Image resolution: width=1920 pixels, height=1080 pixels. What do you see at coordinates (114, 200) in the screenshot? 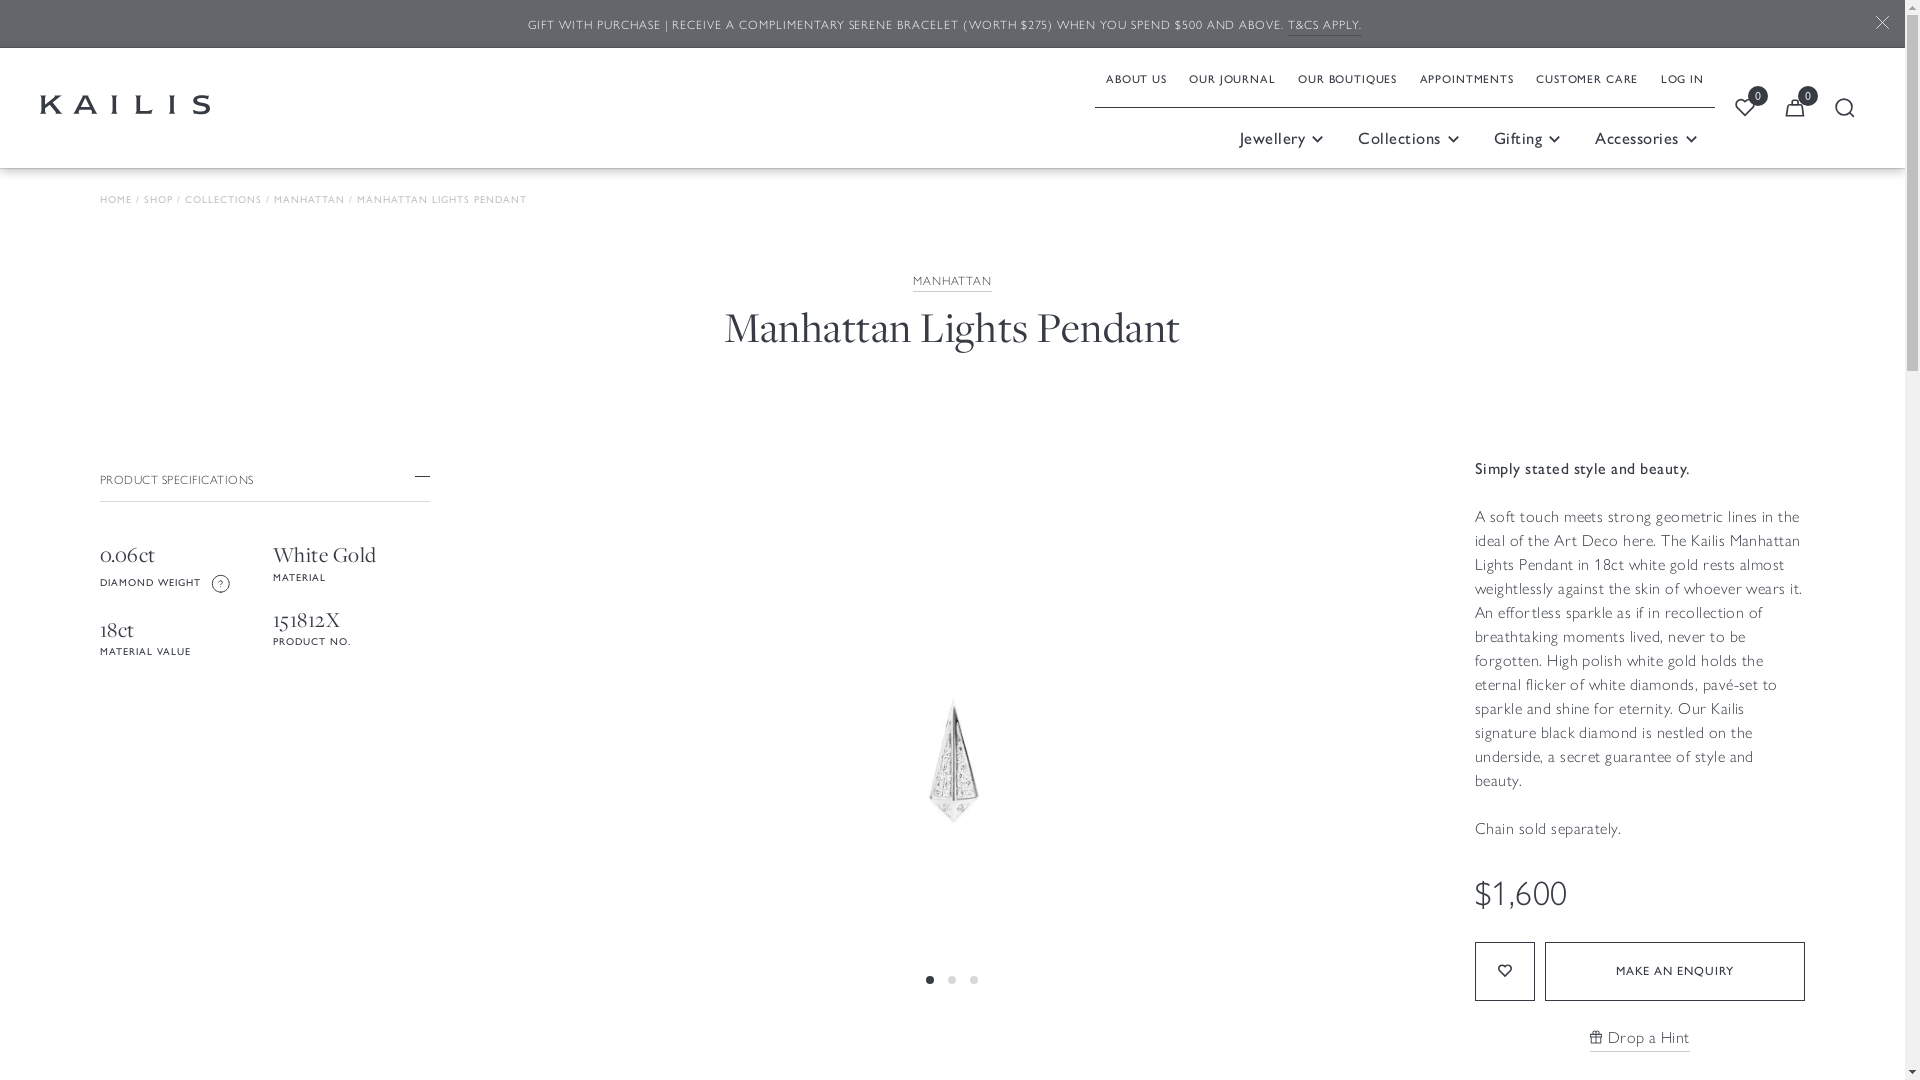
I see `'HOME'` at bounding box center [114, 200].